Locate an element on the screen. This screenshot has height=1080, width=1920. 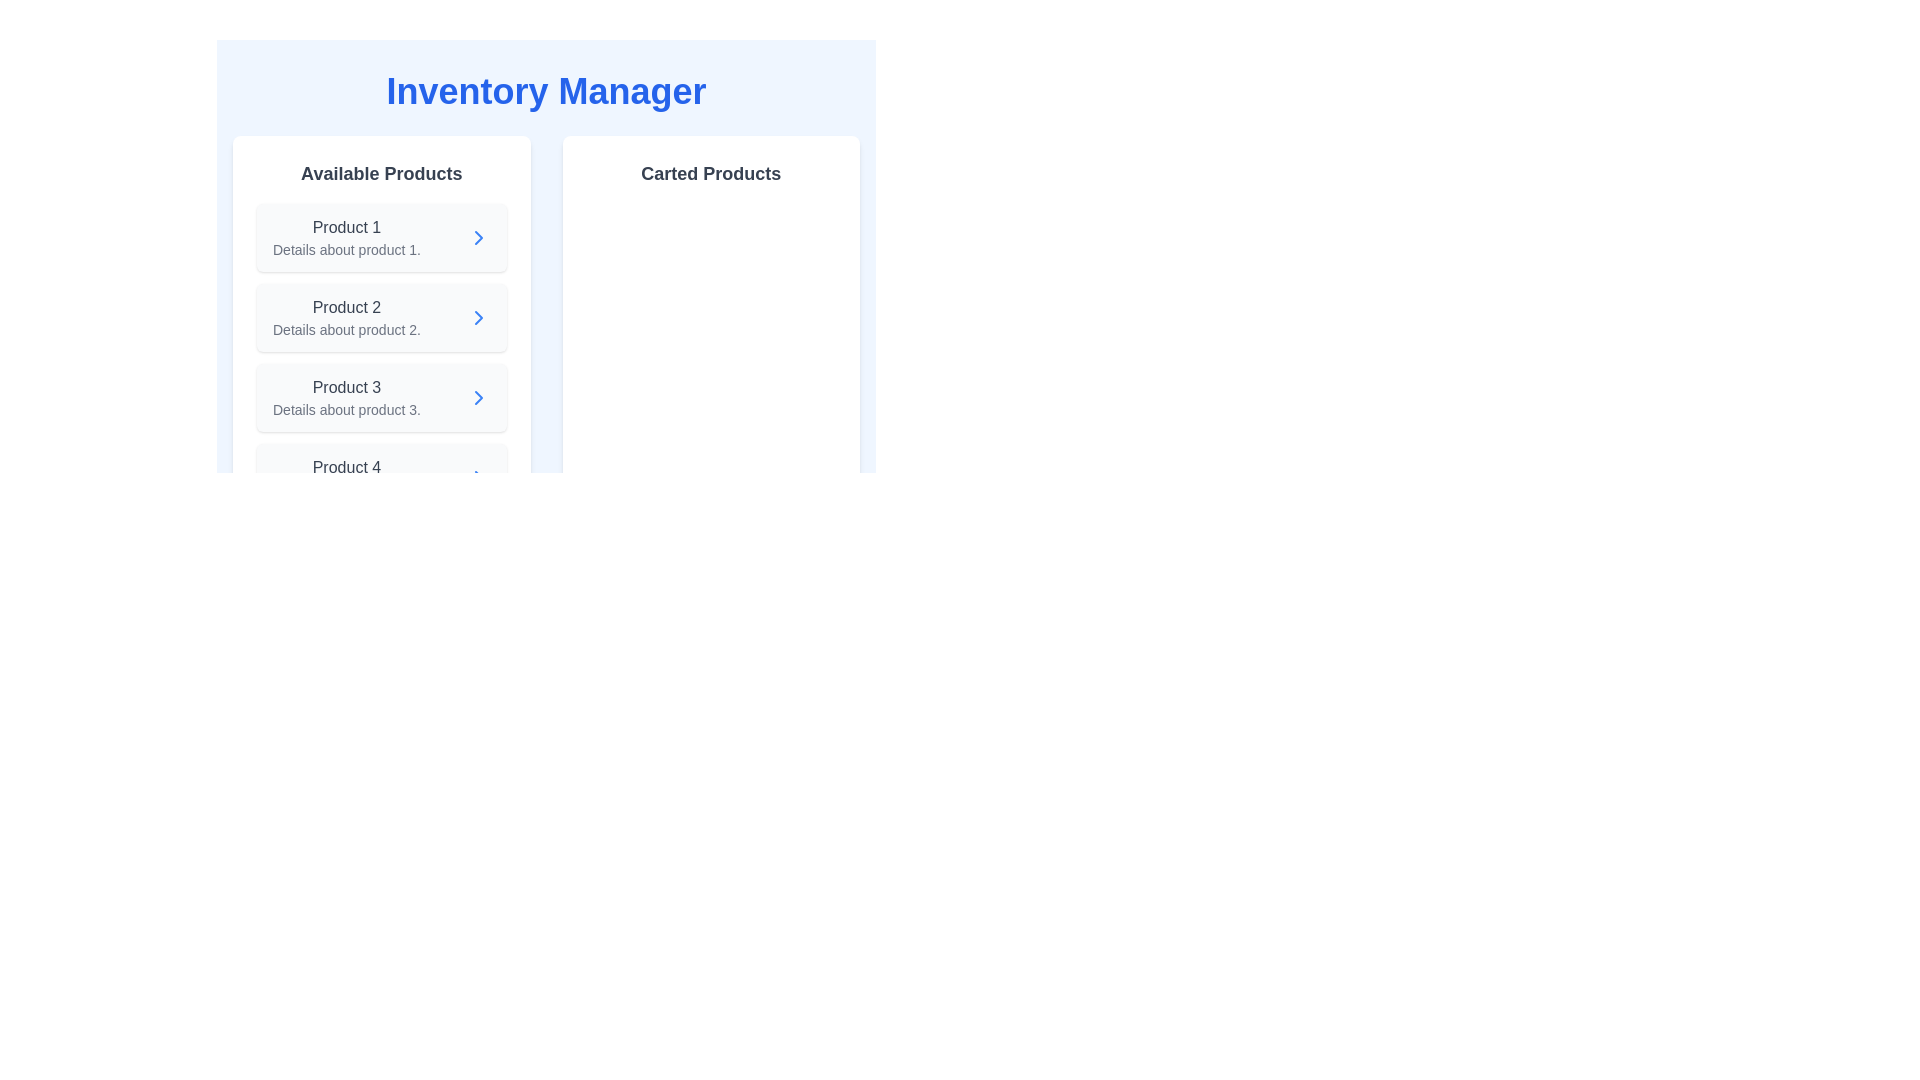
the text label reading 'Available Products', which is prominently styled in bold dark gray above a list of product items is located at coordinates (381, 172).